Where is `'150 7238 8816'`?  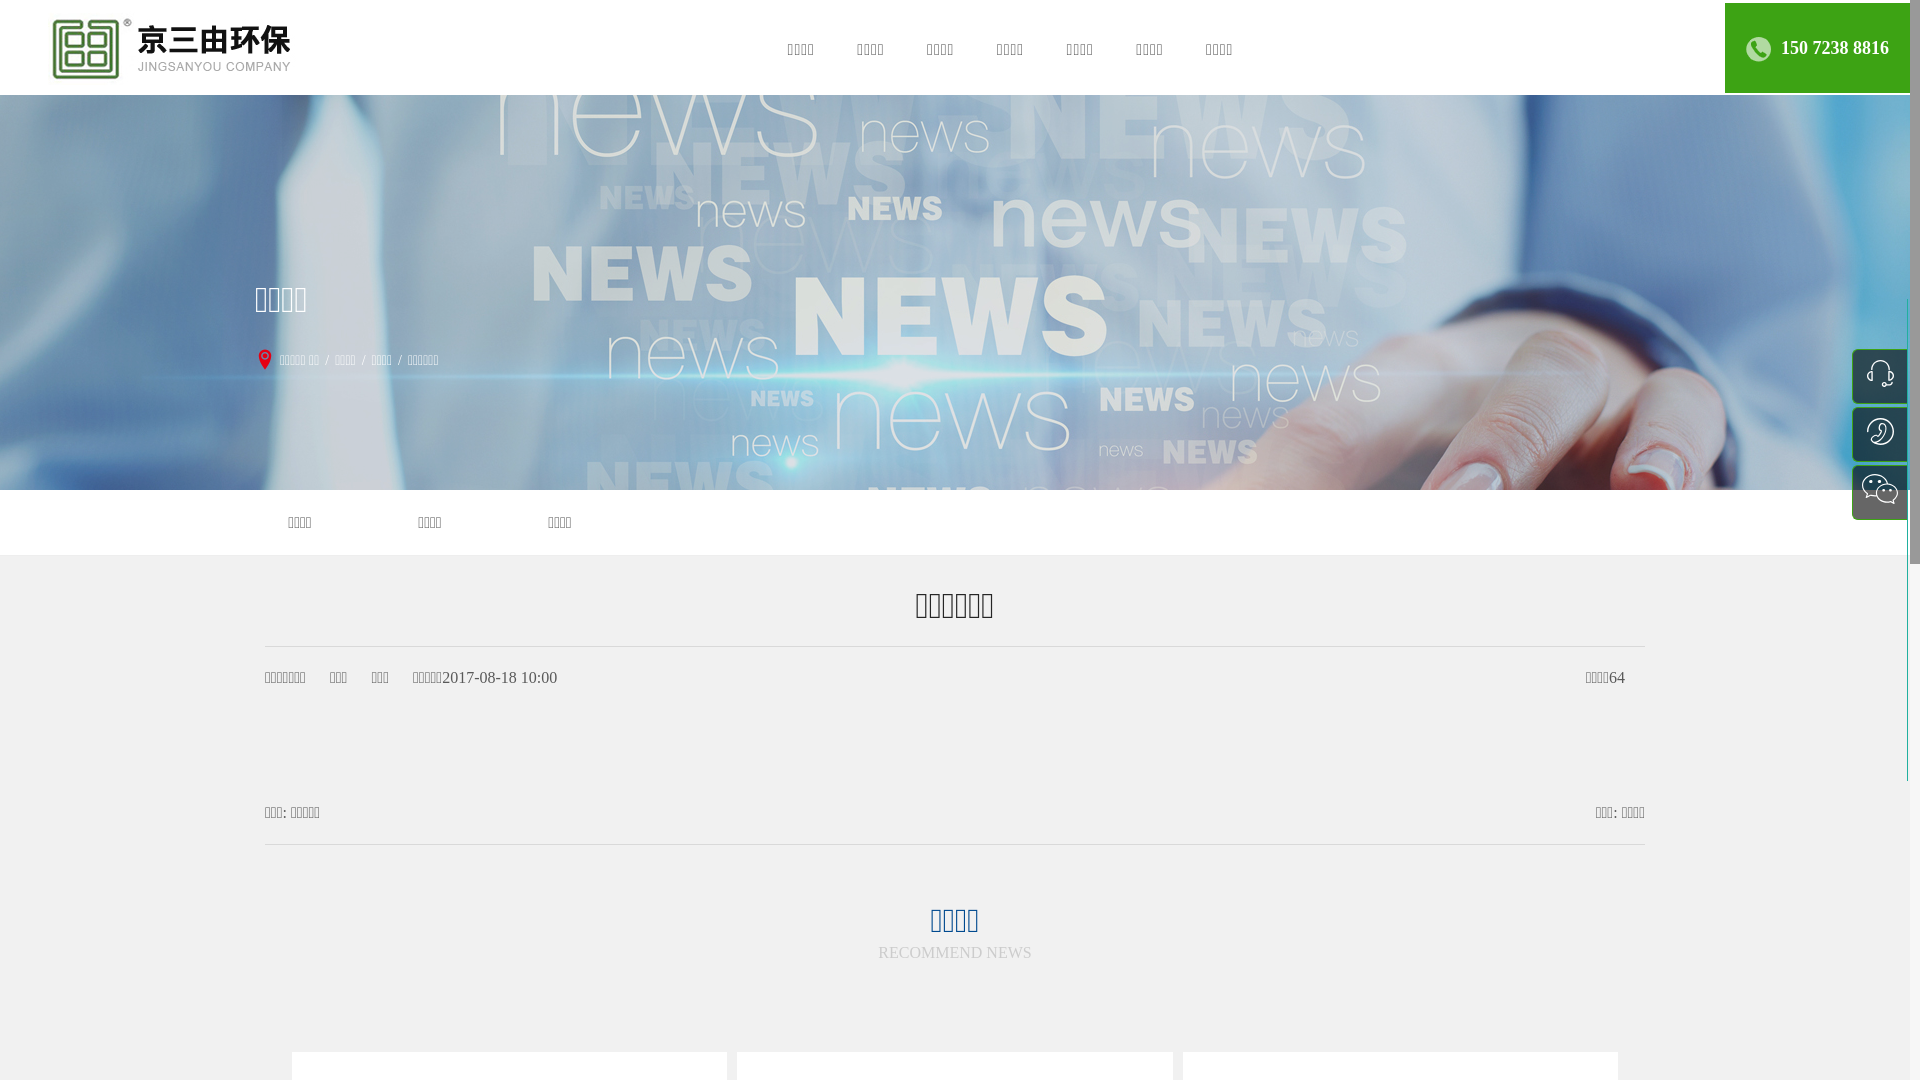
'150 7238 8816' is located at coordinates (1834, 45).